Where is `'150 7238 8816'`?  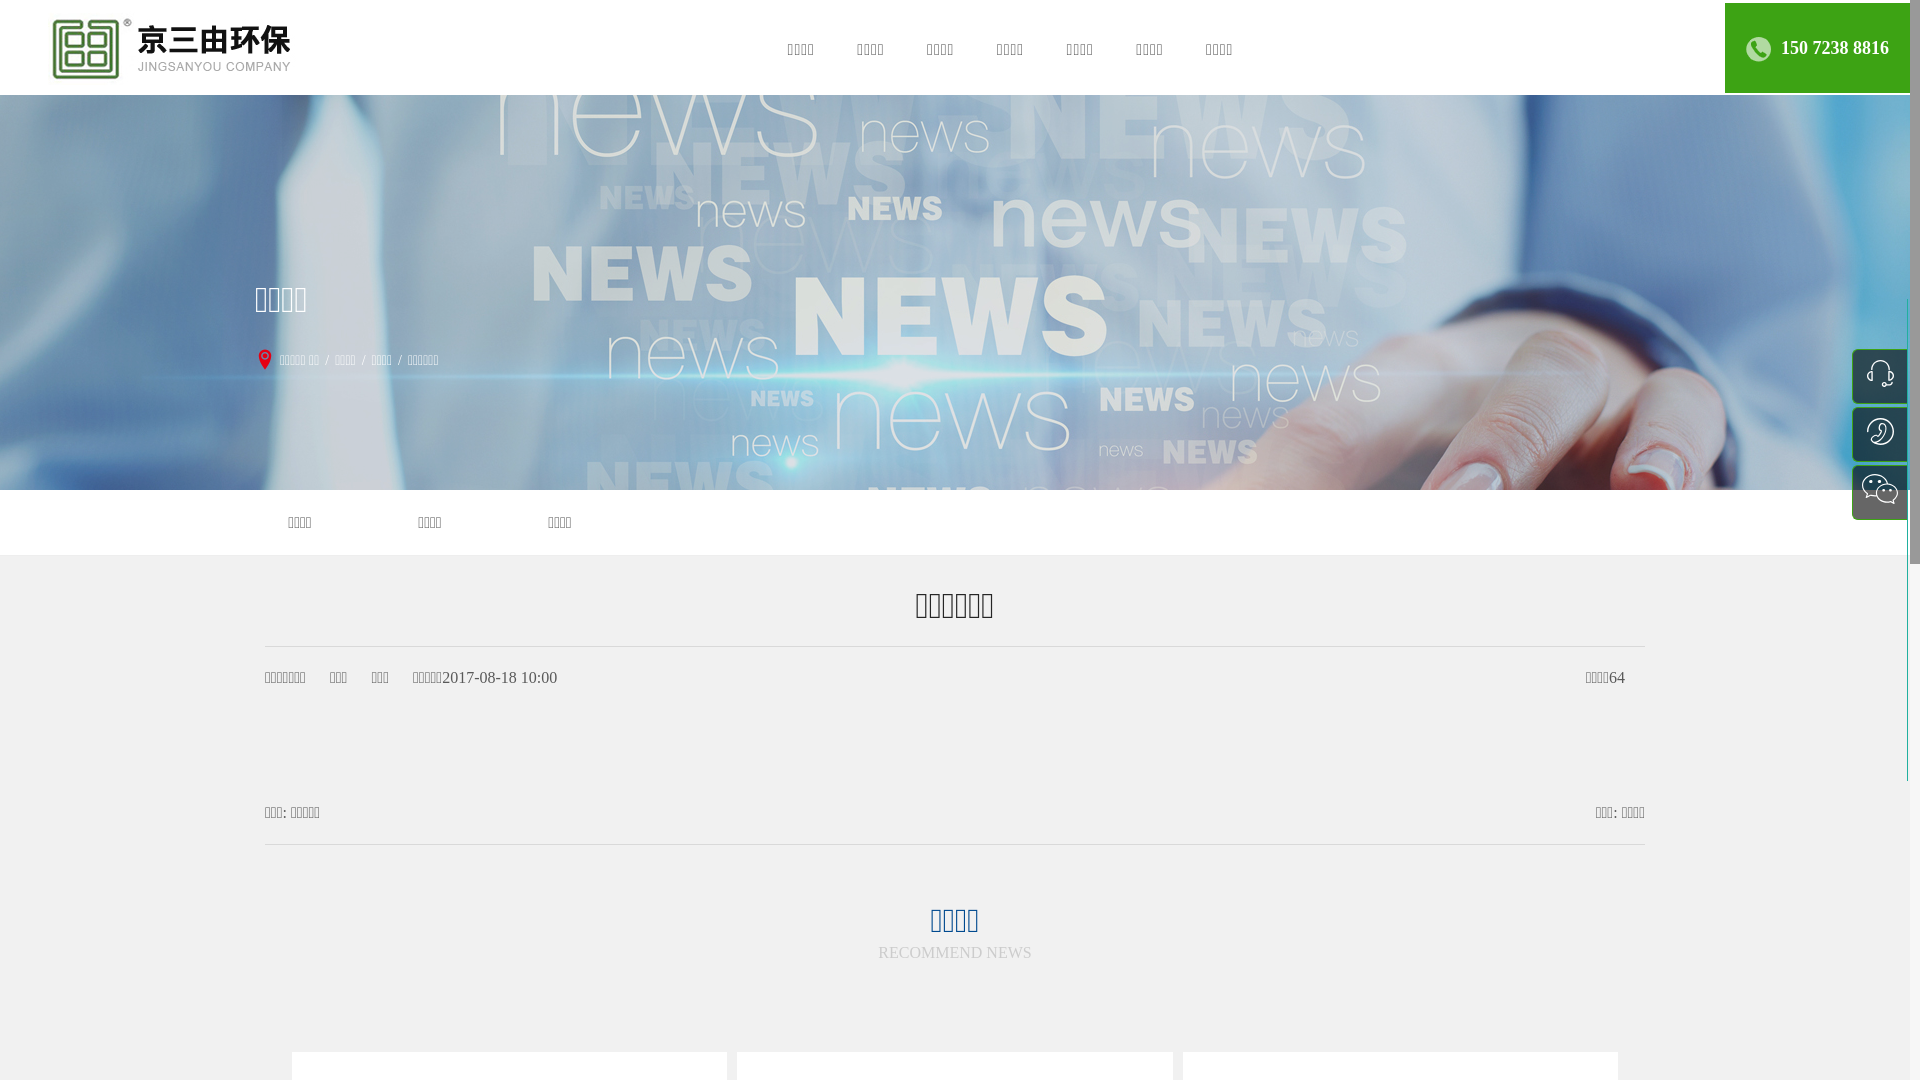
'150 7238 8816' is located at coordinates (1834, 45).